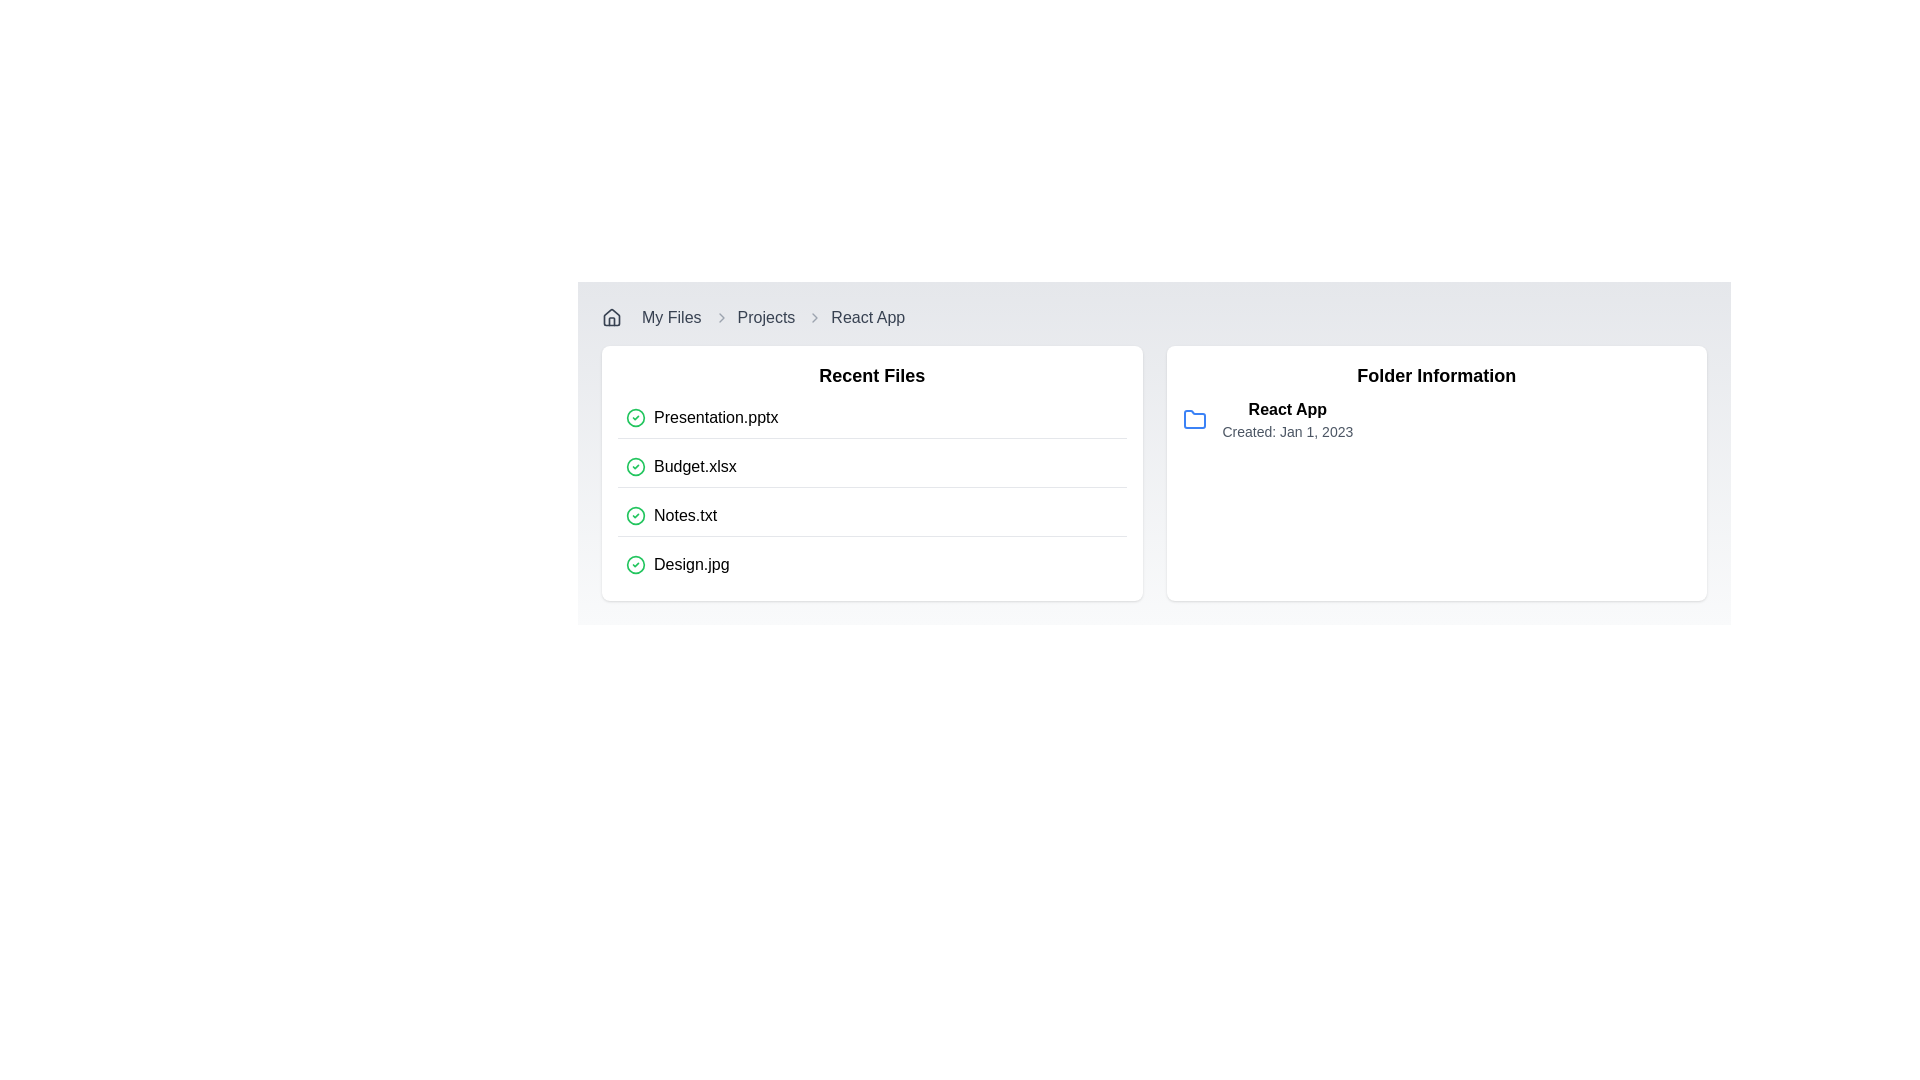 This screenshot has width=1920, height=1080. Describe the element at coordinates (634, 466) in the screenshot. I see `the circular outline of the green circle-check icon located in the second row of the 'Recent Files' section, next to 'Budget.xlsx.'` at that location.